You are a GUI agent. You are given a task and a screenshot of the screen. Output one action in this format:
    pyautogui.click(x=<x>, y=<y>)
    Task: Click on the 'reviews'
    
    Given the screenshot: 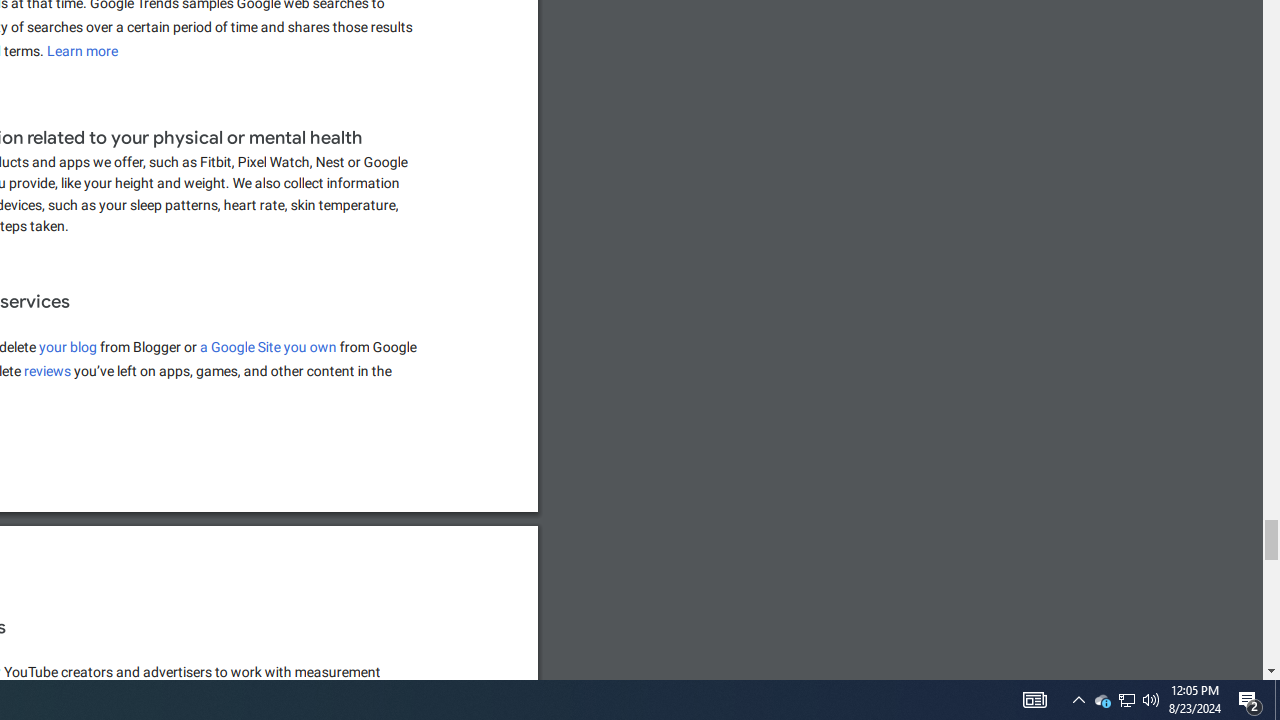 What is the action you would take?
    pyautogui.click(x=48, y=371)
    